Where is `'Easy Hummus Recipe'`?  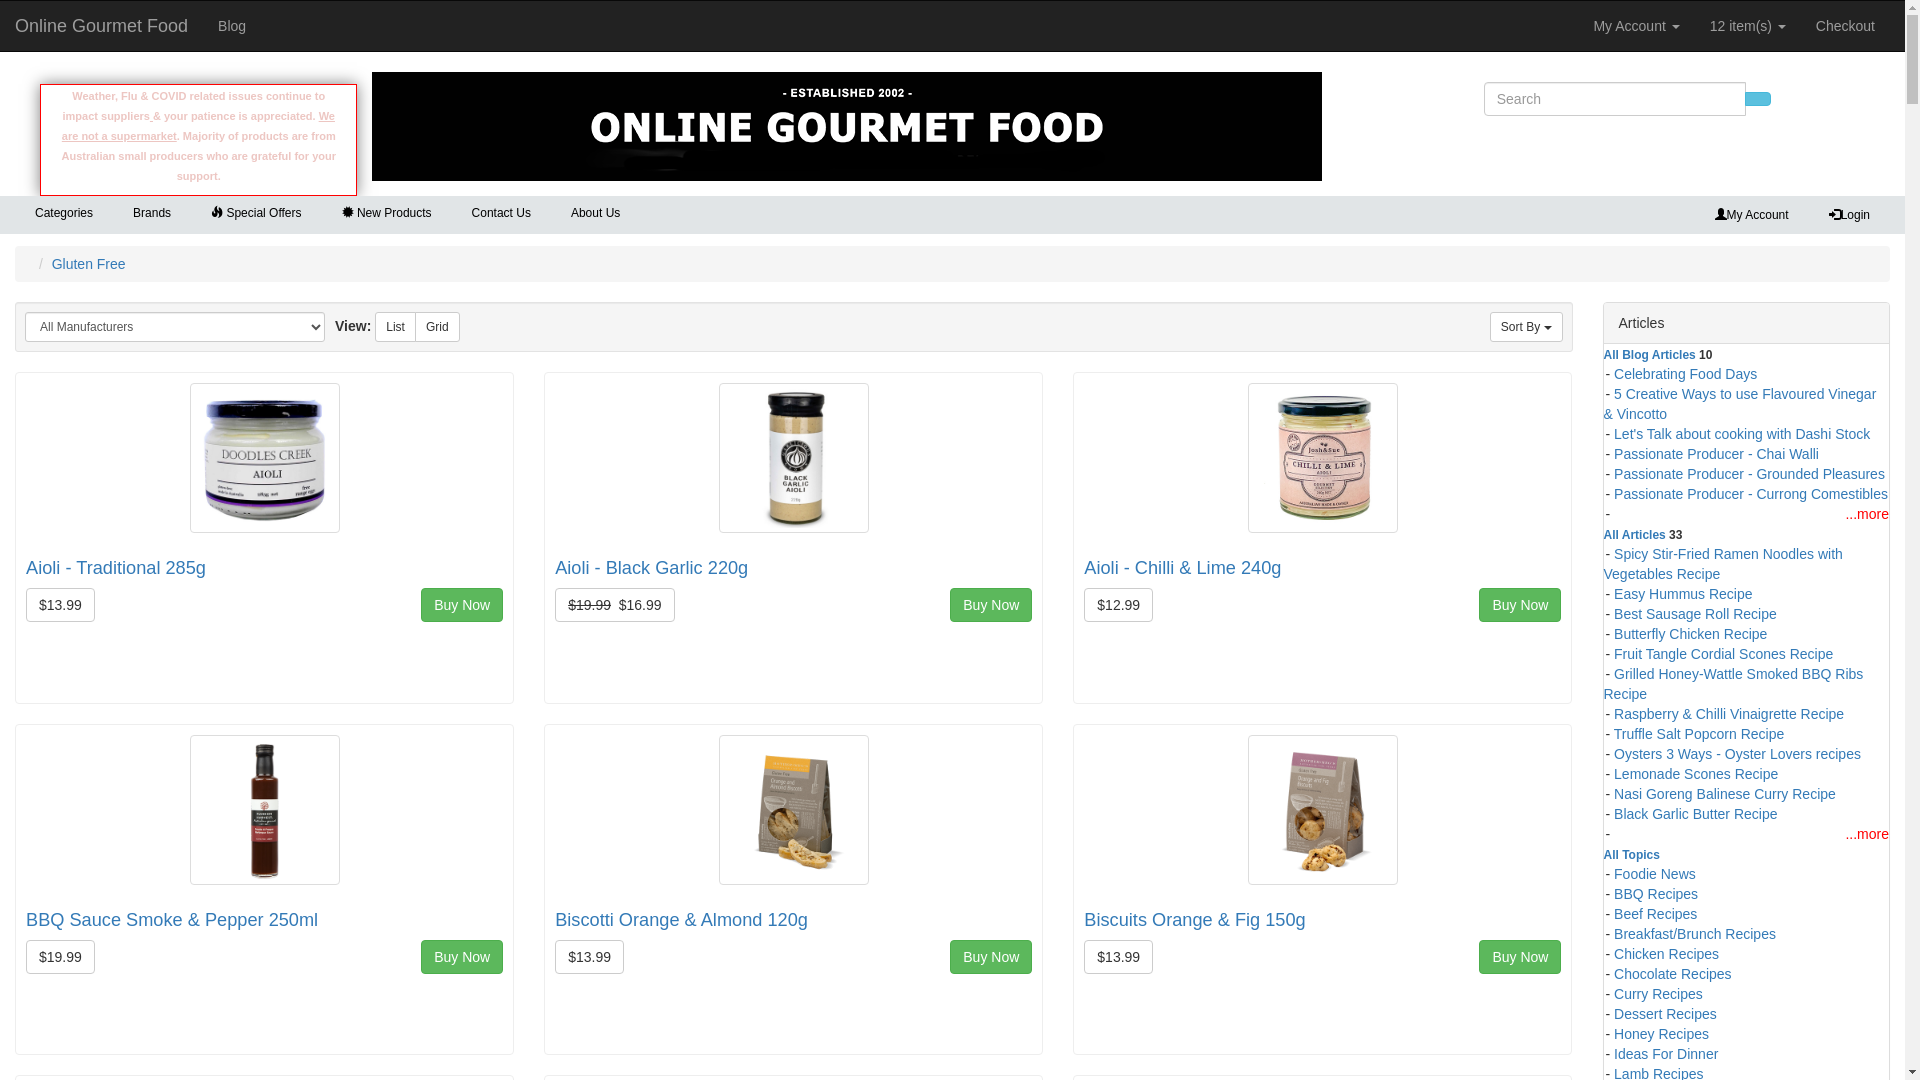 'Easy Hummus Recipe' is located at coordinates (1682, 590).